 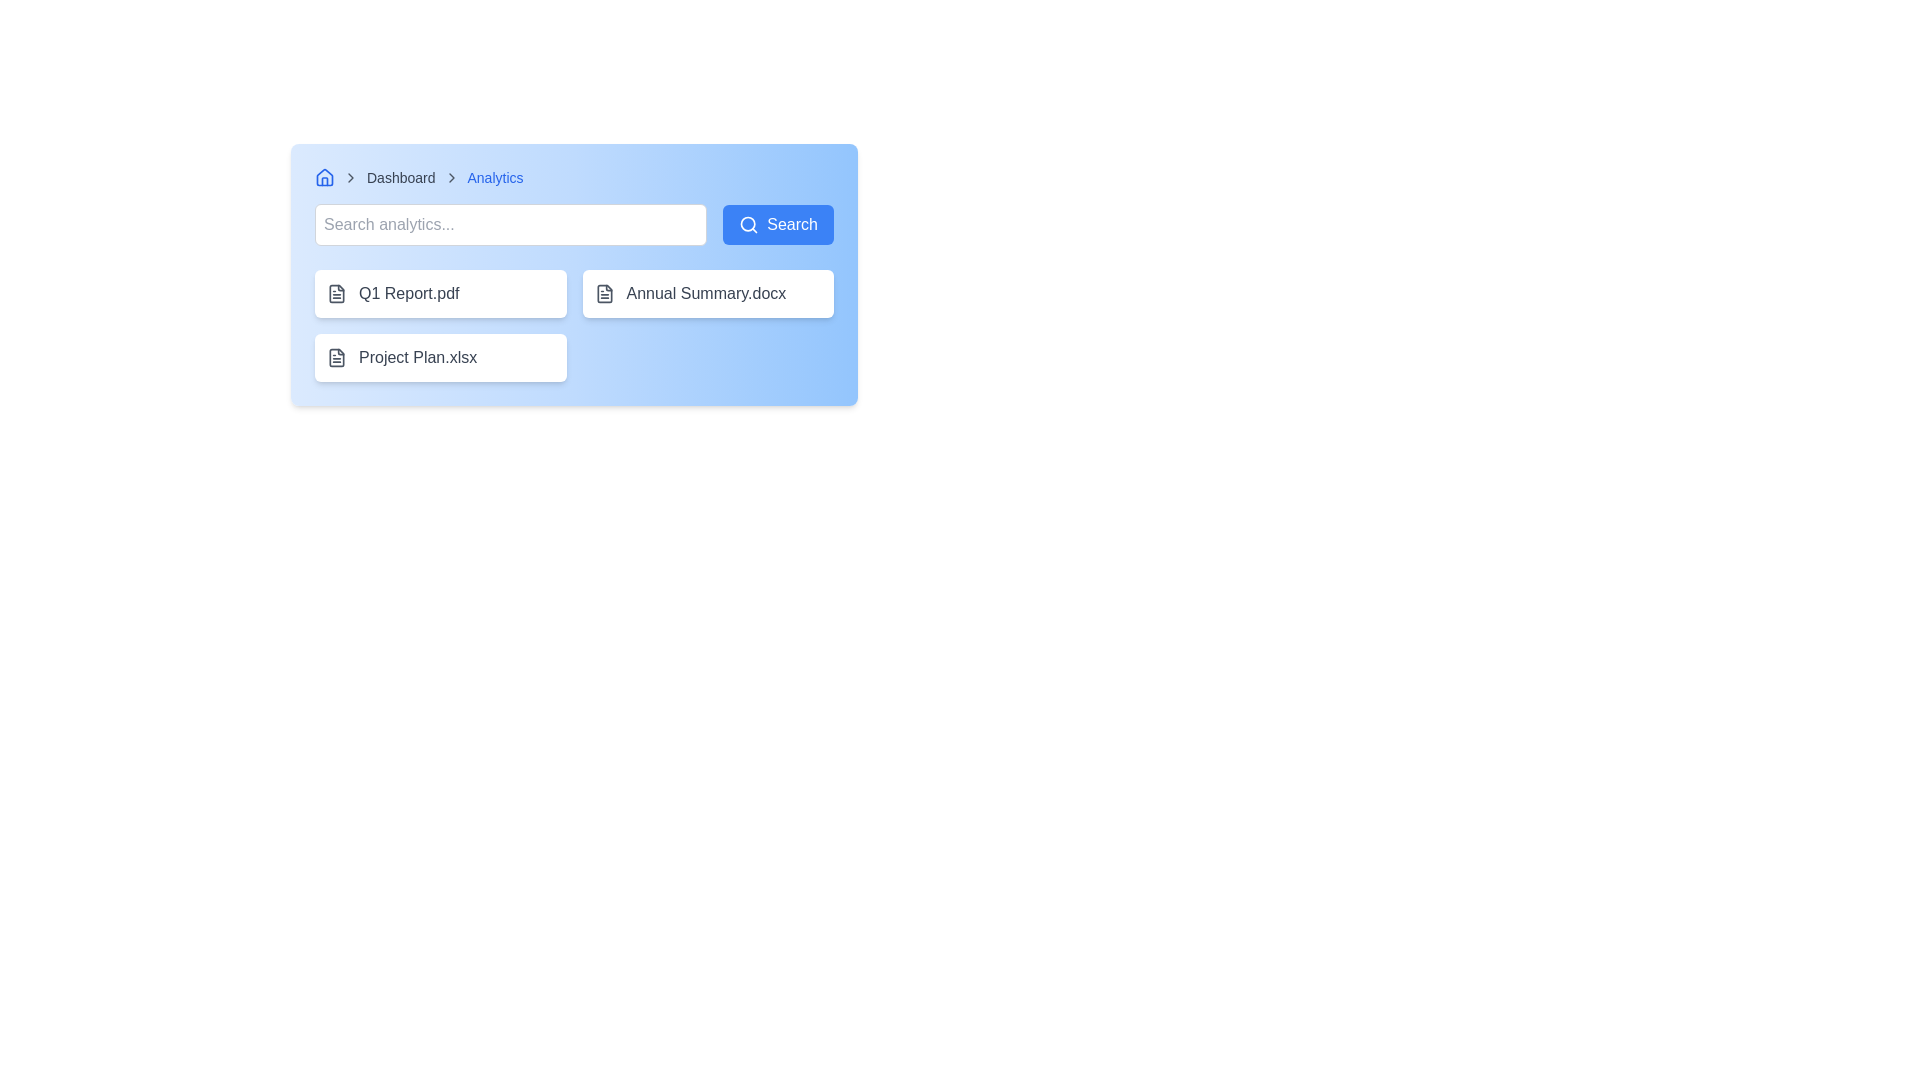 What do you see at coordinates (350, 176) in the screenshot?
I see `the small right-pointing chevron icon with a gray fill located in the breadcrumb navigation bar between the home icon and the text 'Dashboard'` at bounding box center [350, 176].